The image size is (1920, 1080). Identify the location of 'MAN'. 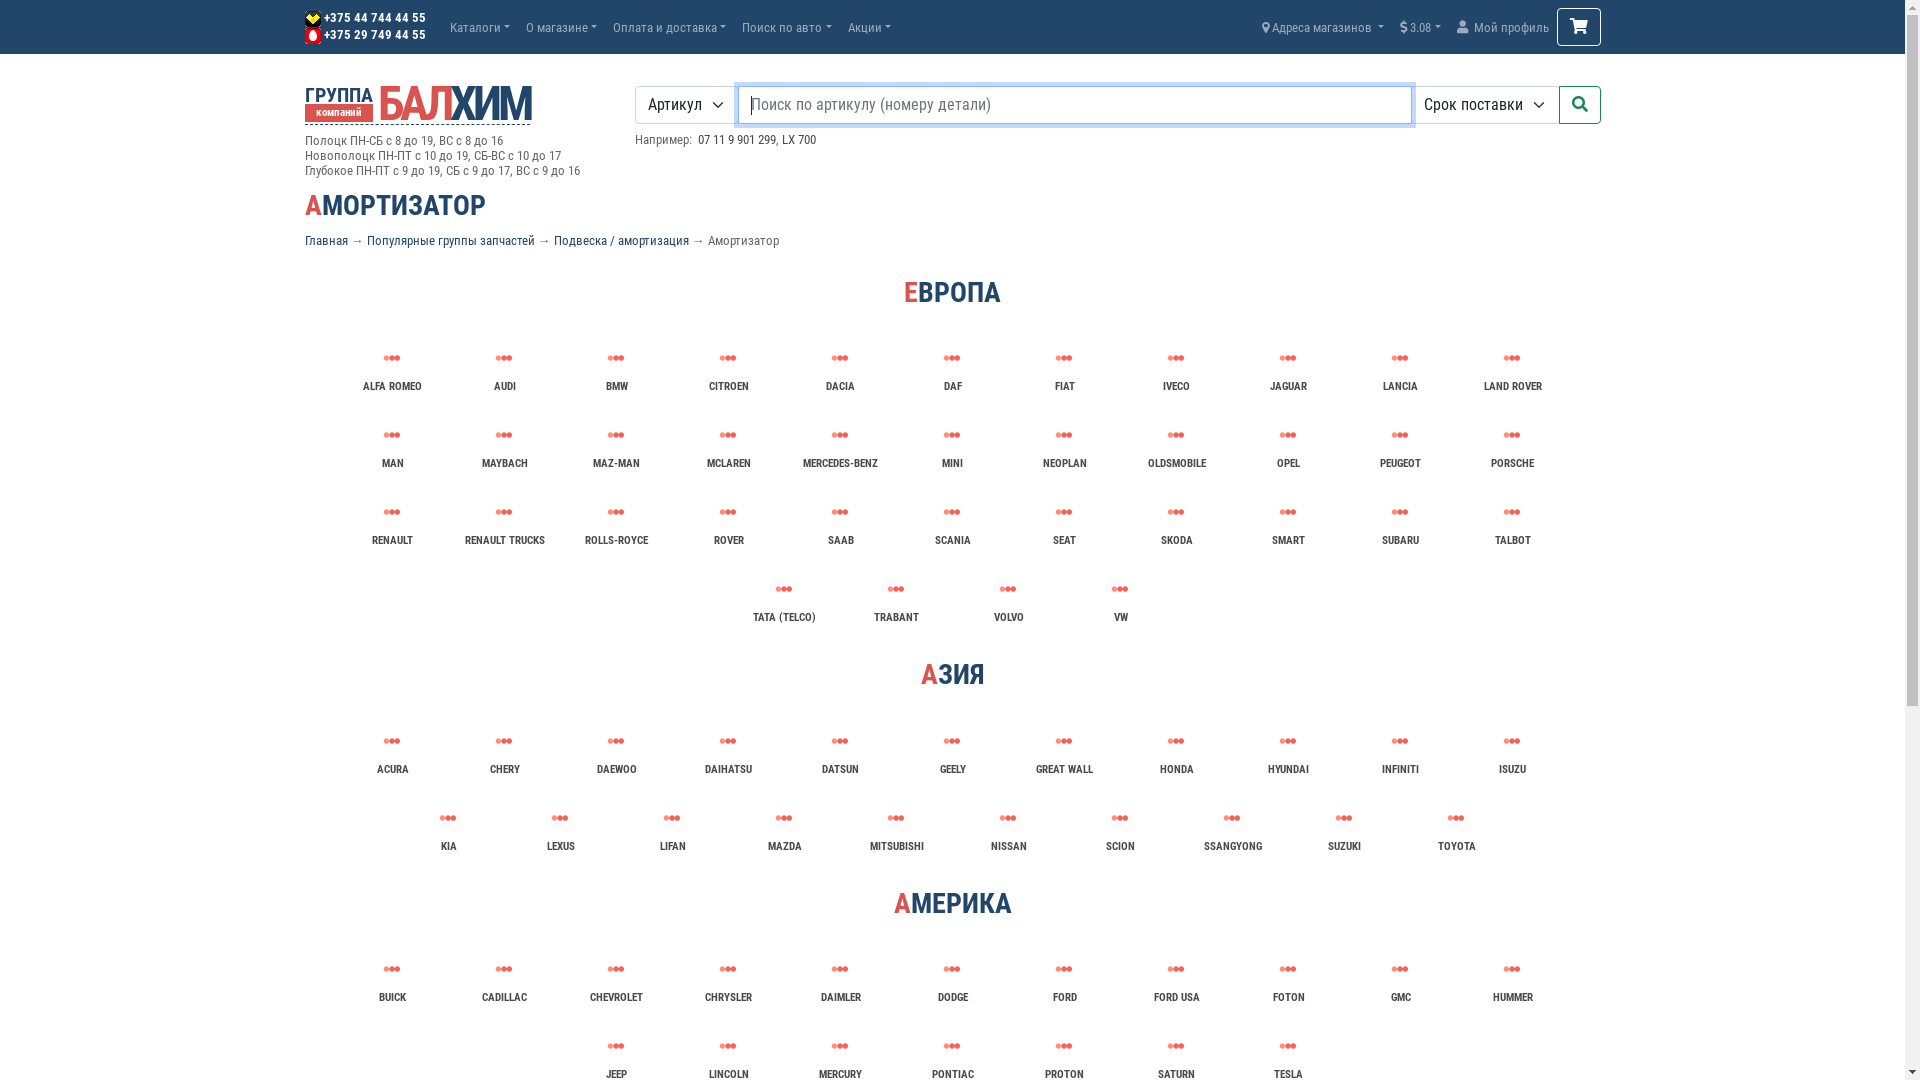
(392, 441).